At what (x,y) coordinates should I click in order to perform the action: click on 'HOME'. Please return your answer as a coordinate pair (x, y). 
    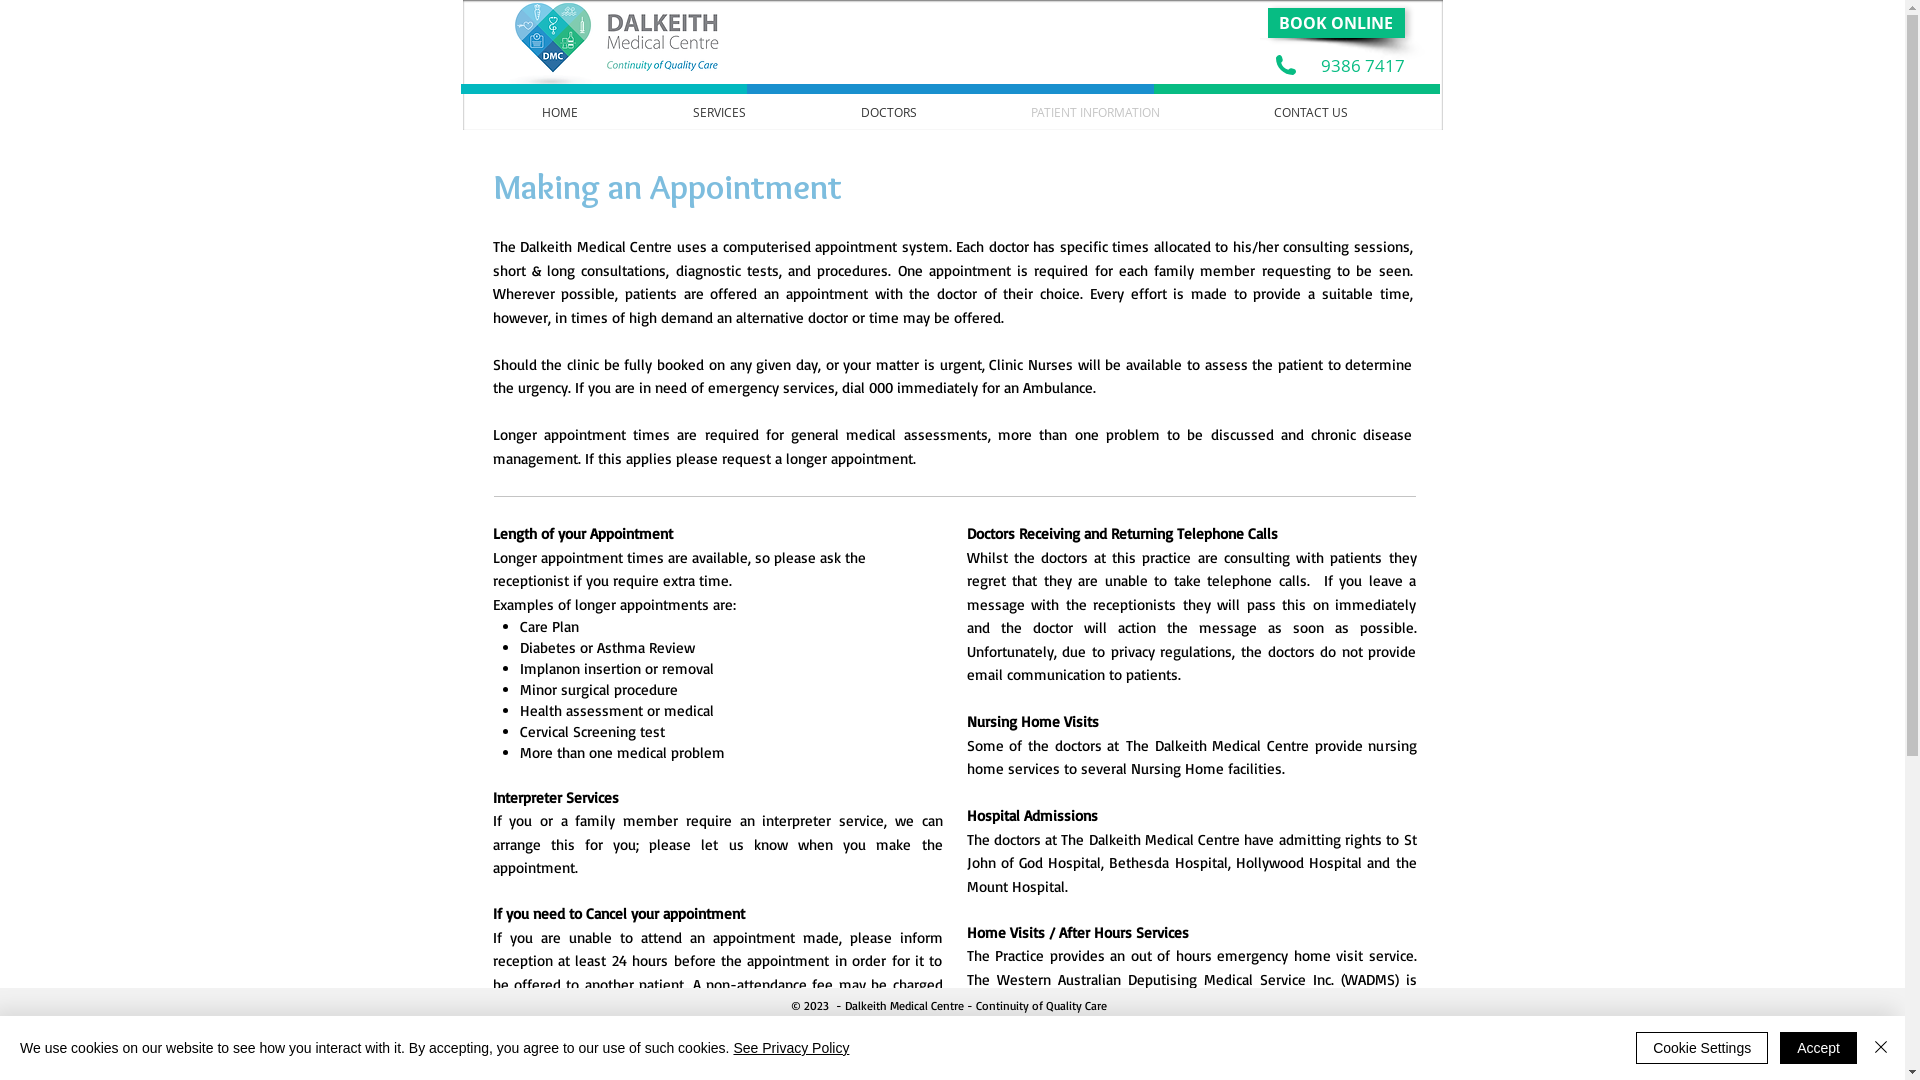
    Looking at the image, I should click on (559, 111).